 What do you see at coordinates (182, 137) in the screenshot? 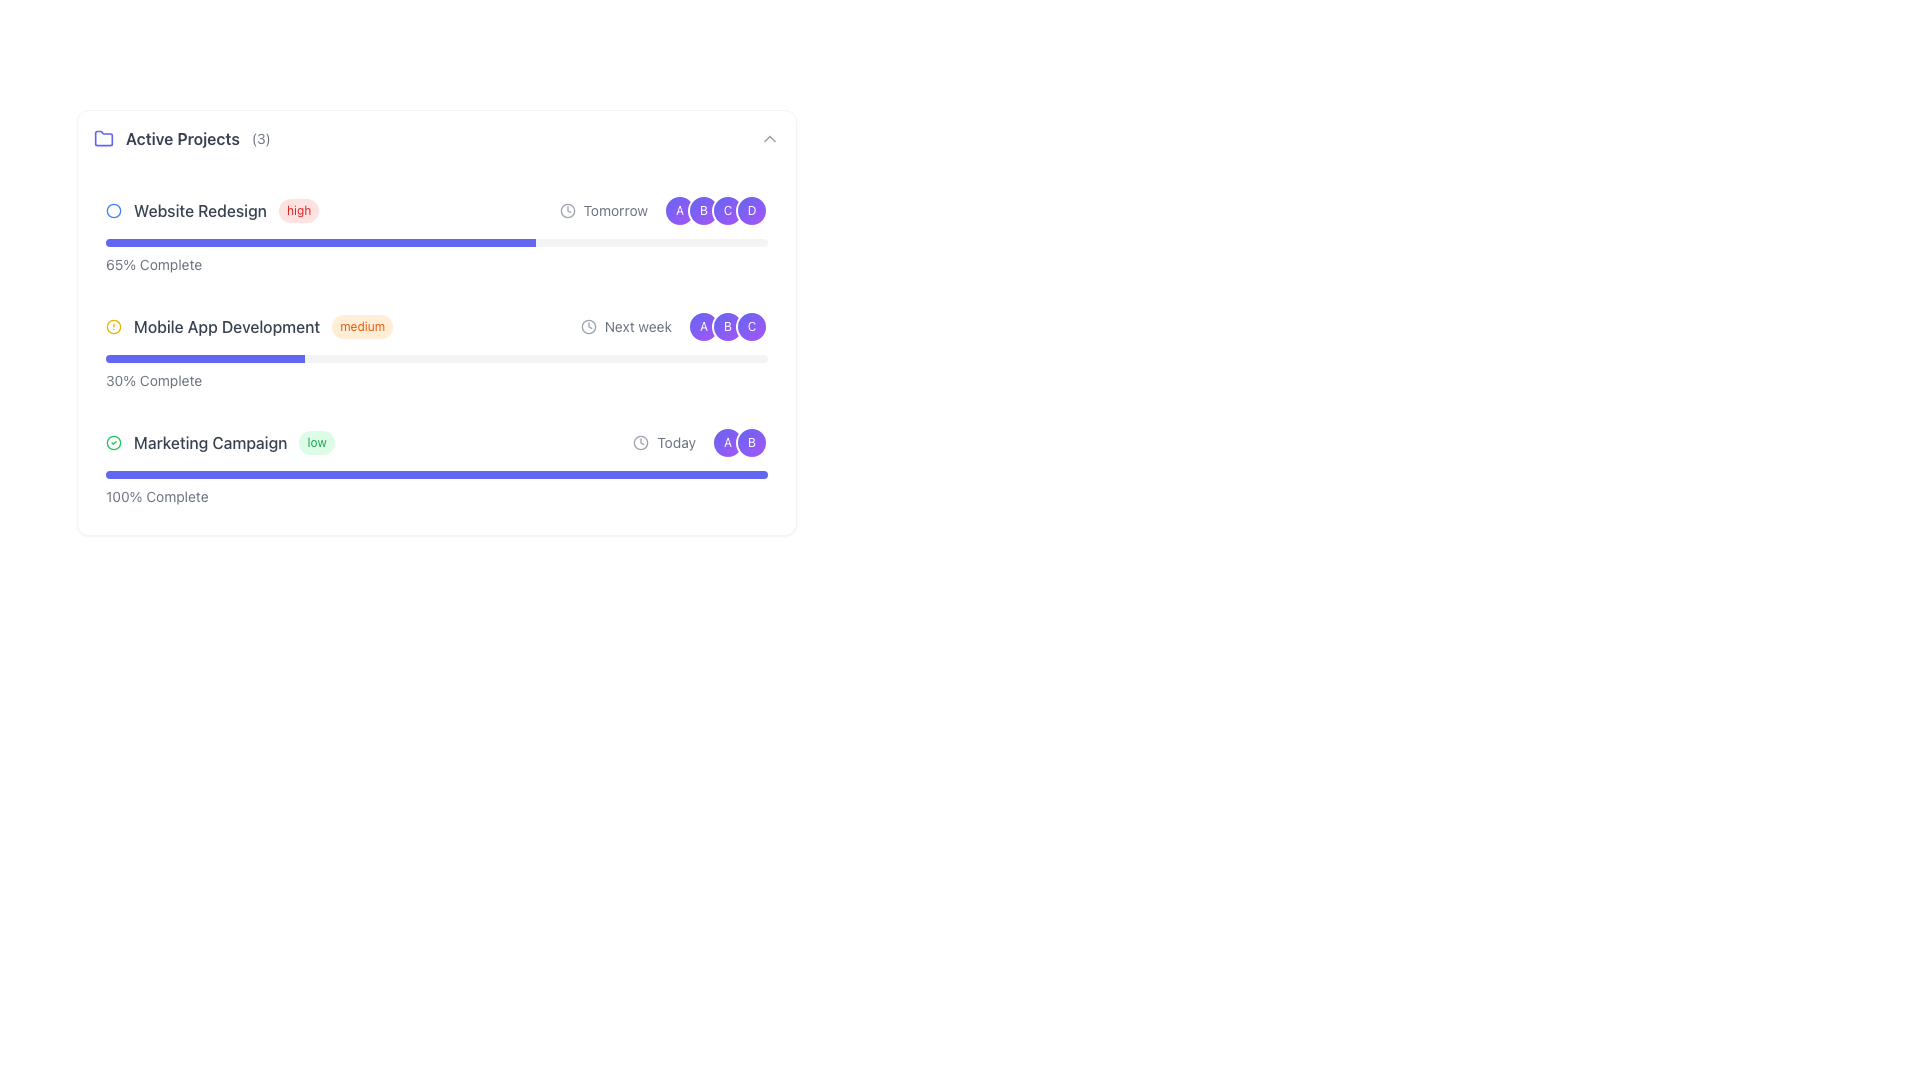
I see `the text label that serves as the header for the section listing active projects, which is located between a folder icon on the left and a small text '(3)' on the right` at bounding box center [182, 137].